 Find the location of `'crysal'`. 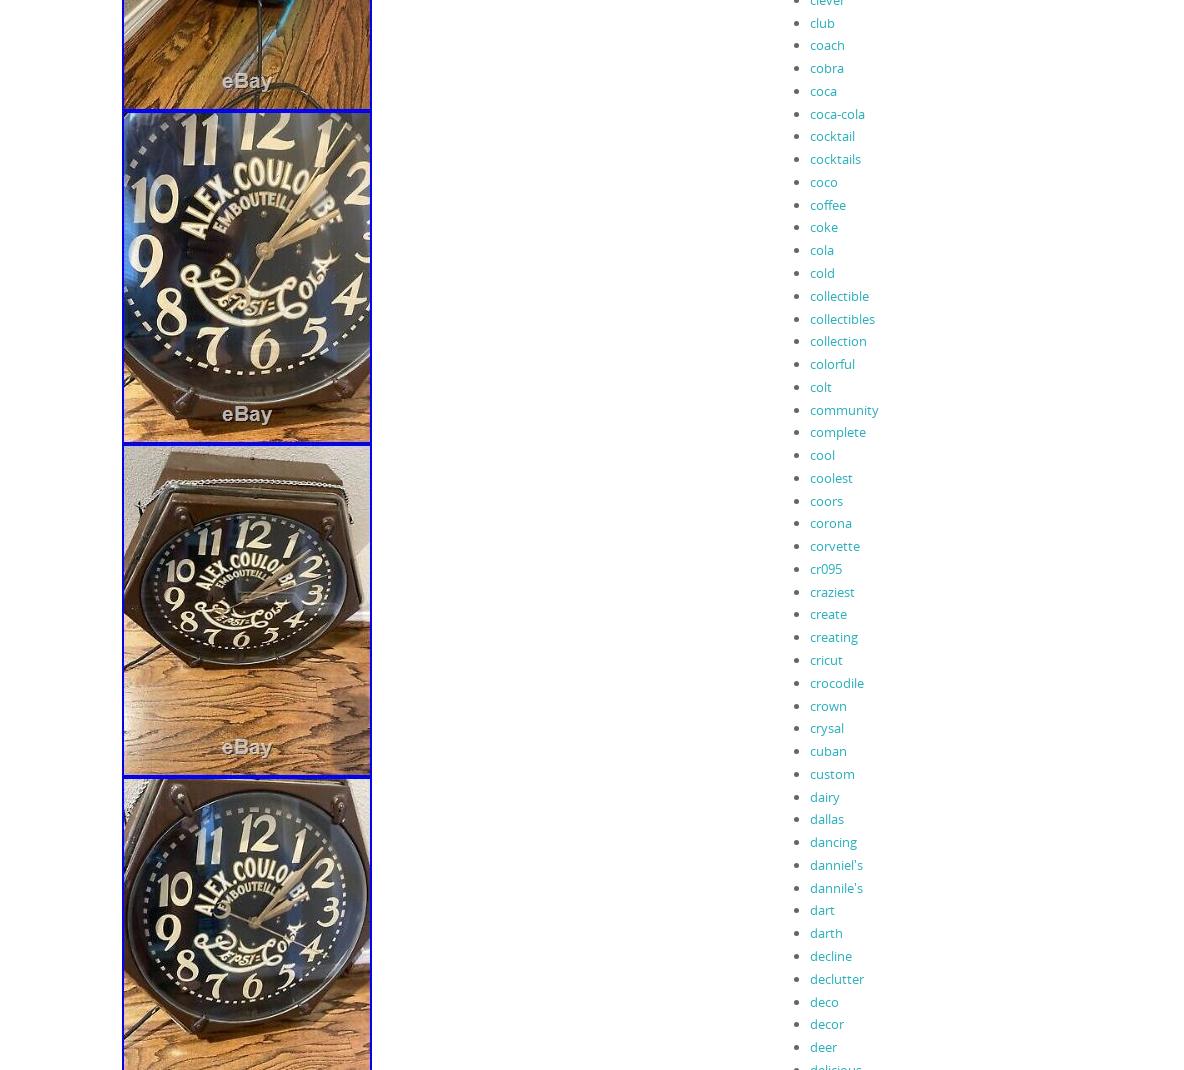

'crysal' is located at coordinates (825, 727).